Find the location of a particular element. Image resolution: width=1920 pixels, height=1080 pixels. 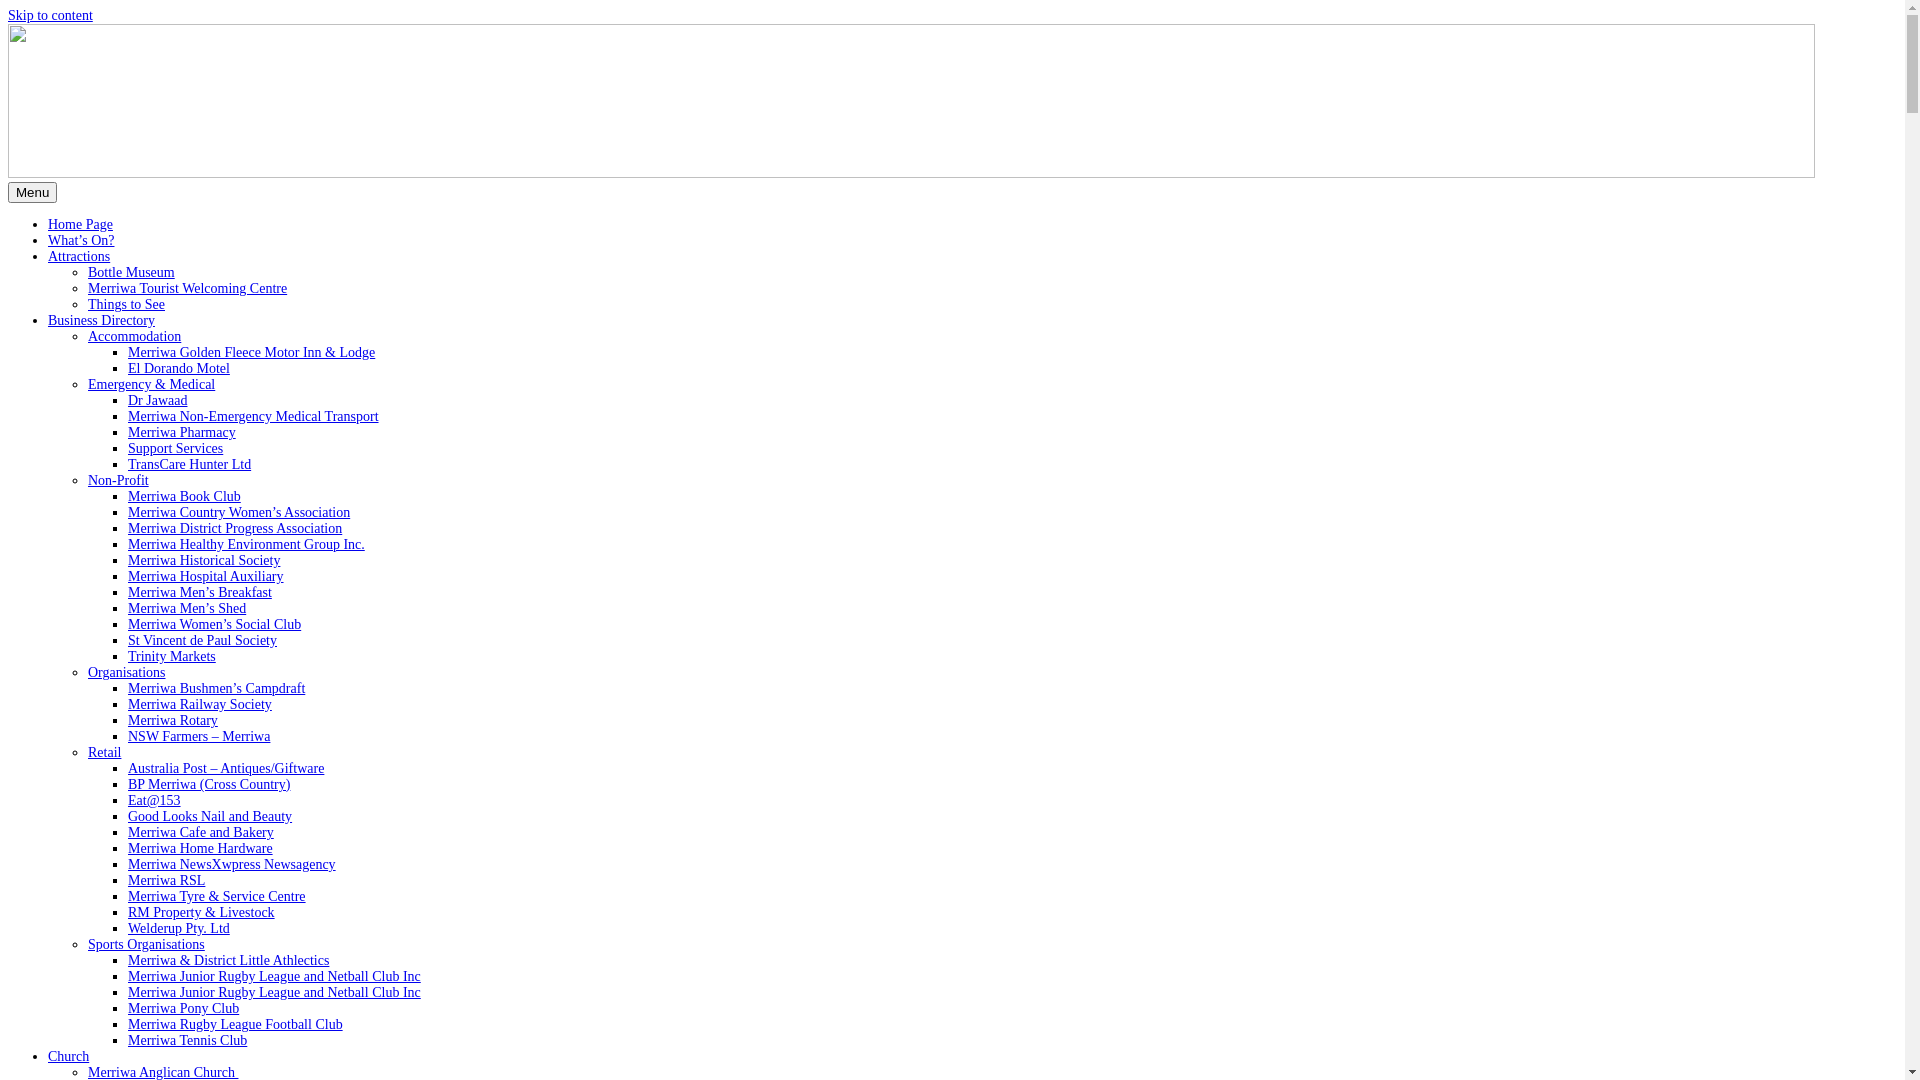

'Merriwa Golden Fleece Motor Inn & Lodge' is located at coordinates (250, 351).